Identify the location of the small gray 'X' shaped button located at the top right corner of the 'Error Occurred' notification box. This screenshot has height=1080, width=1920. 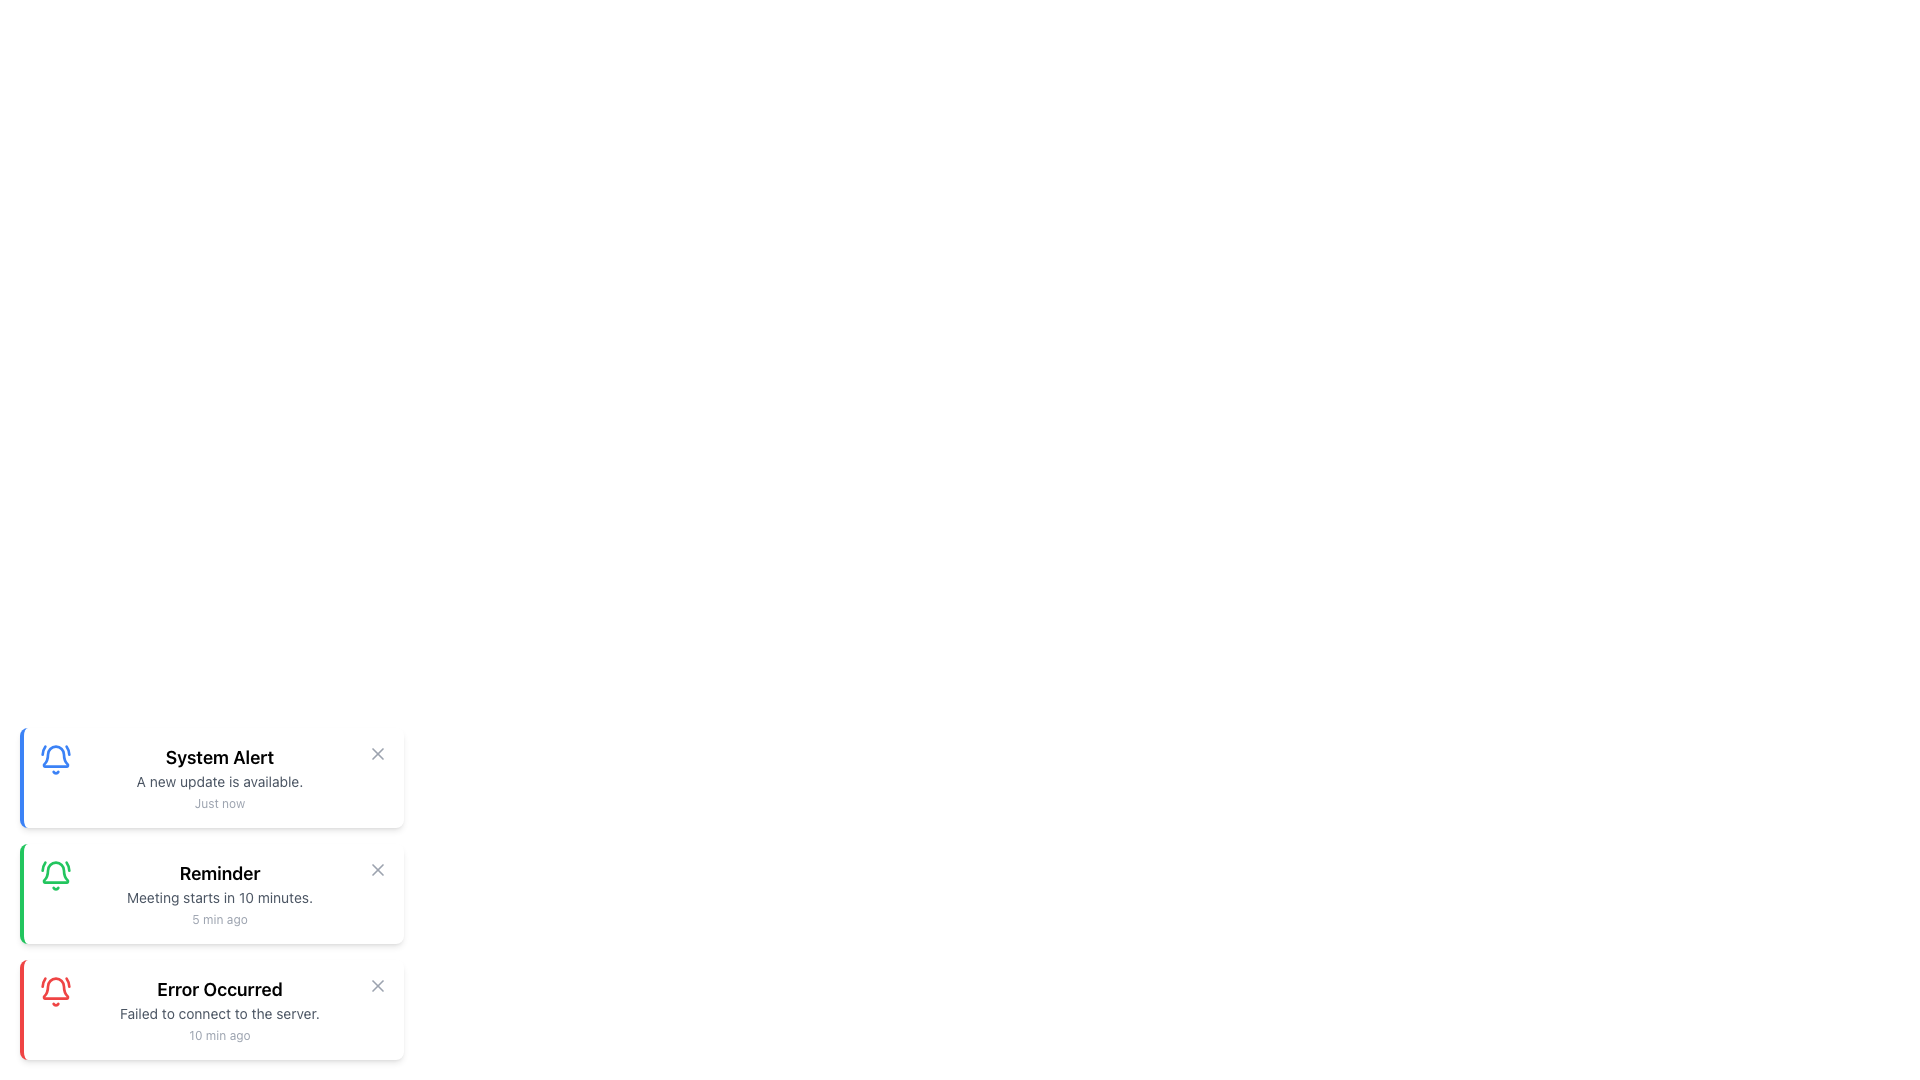
(378, 985).